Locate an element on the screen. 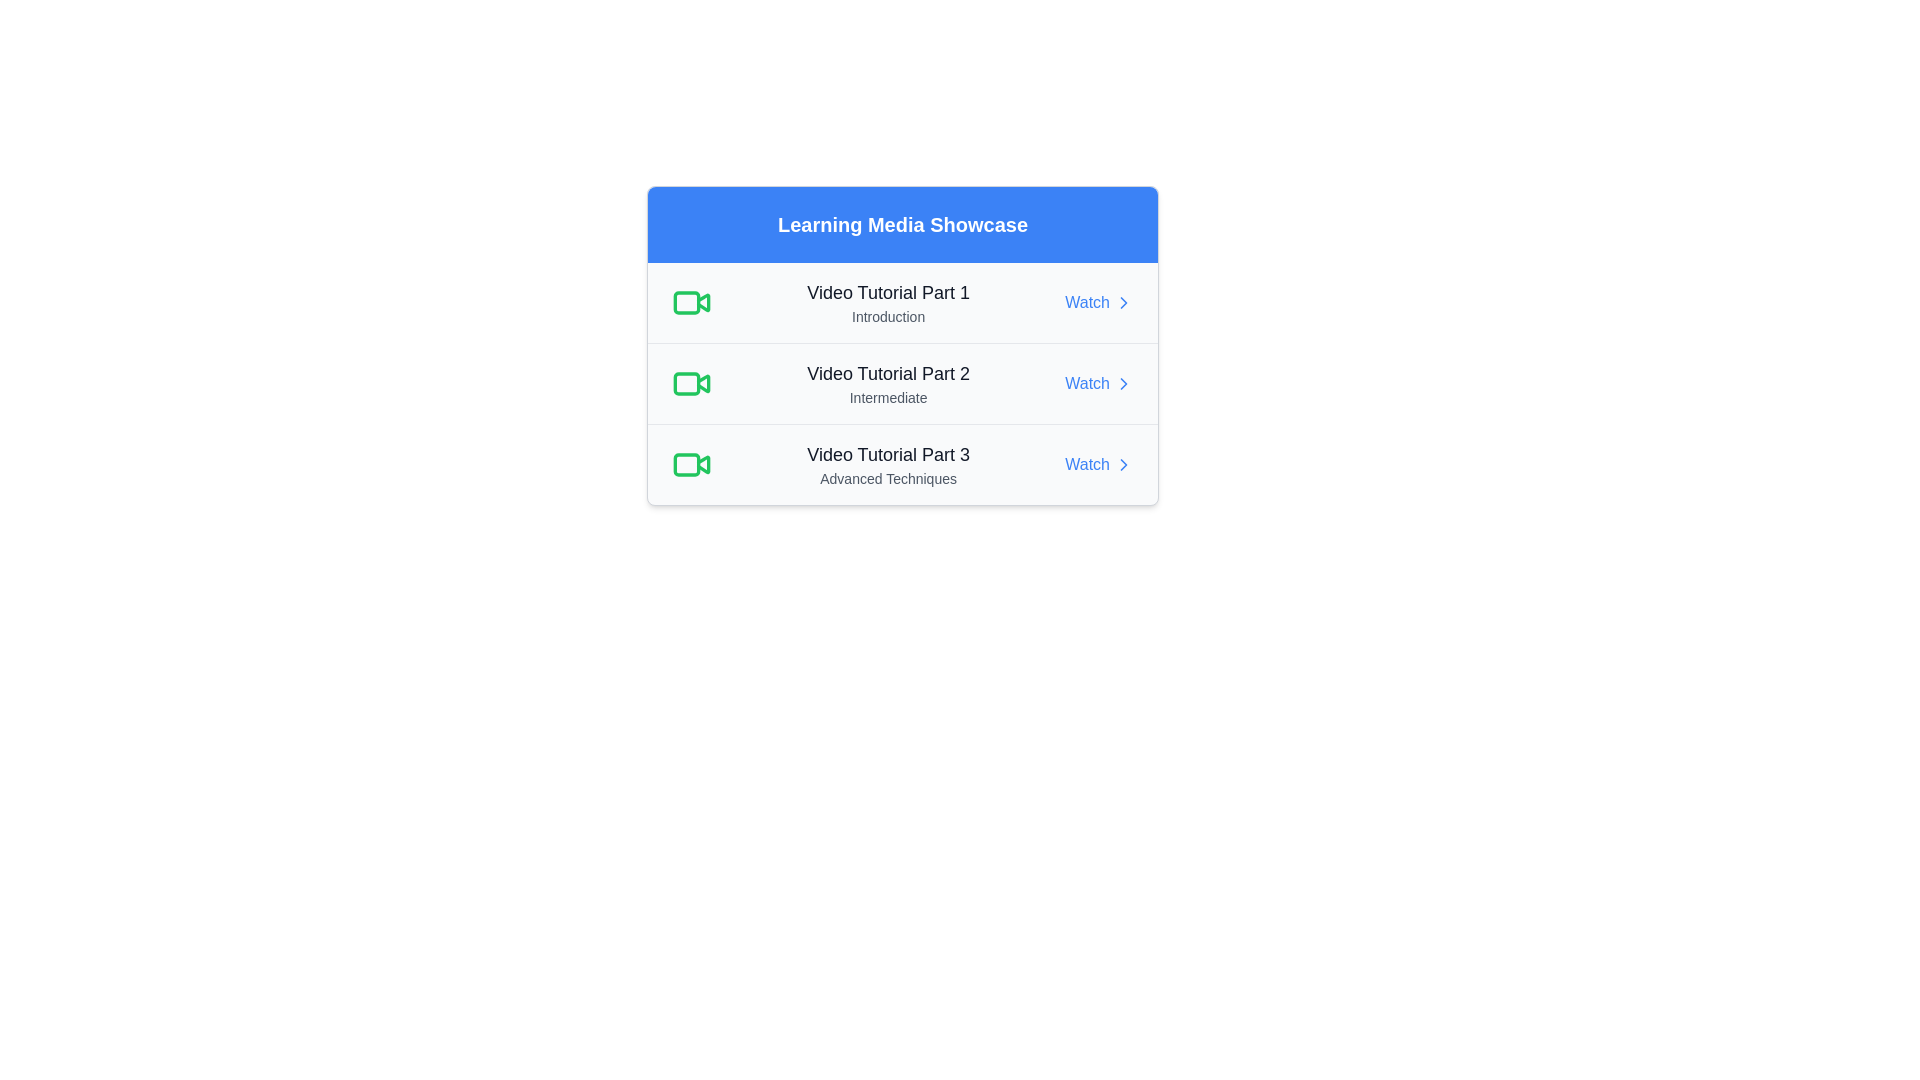  the icon located at the far right of the first row in the multi-row card layout, which is part of the 'Watch' link for 'Video Tutorial Part 1' is located at coordinates (1123, 303).